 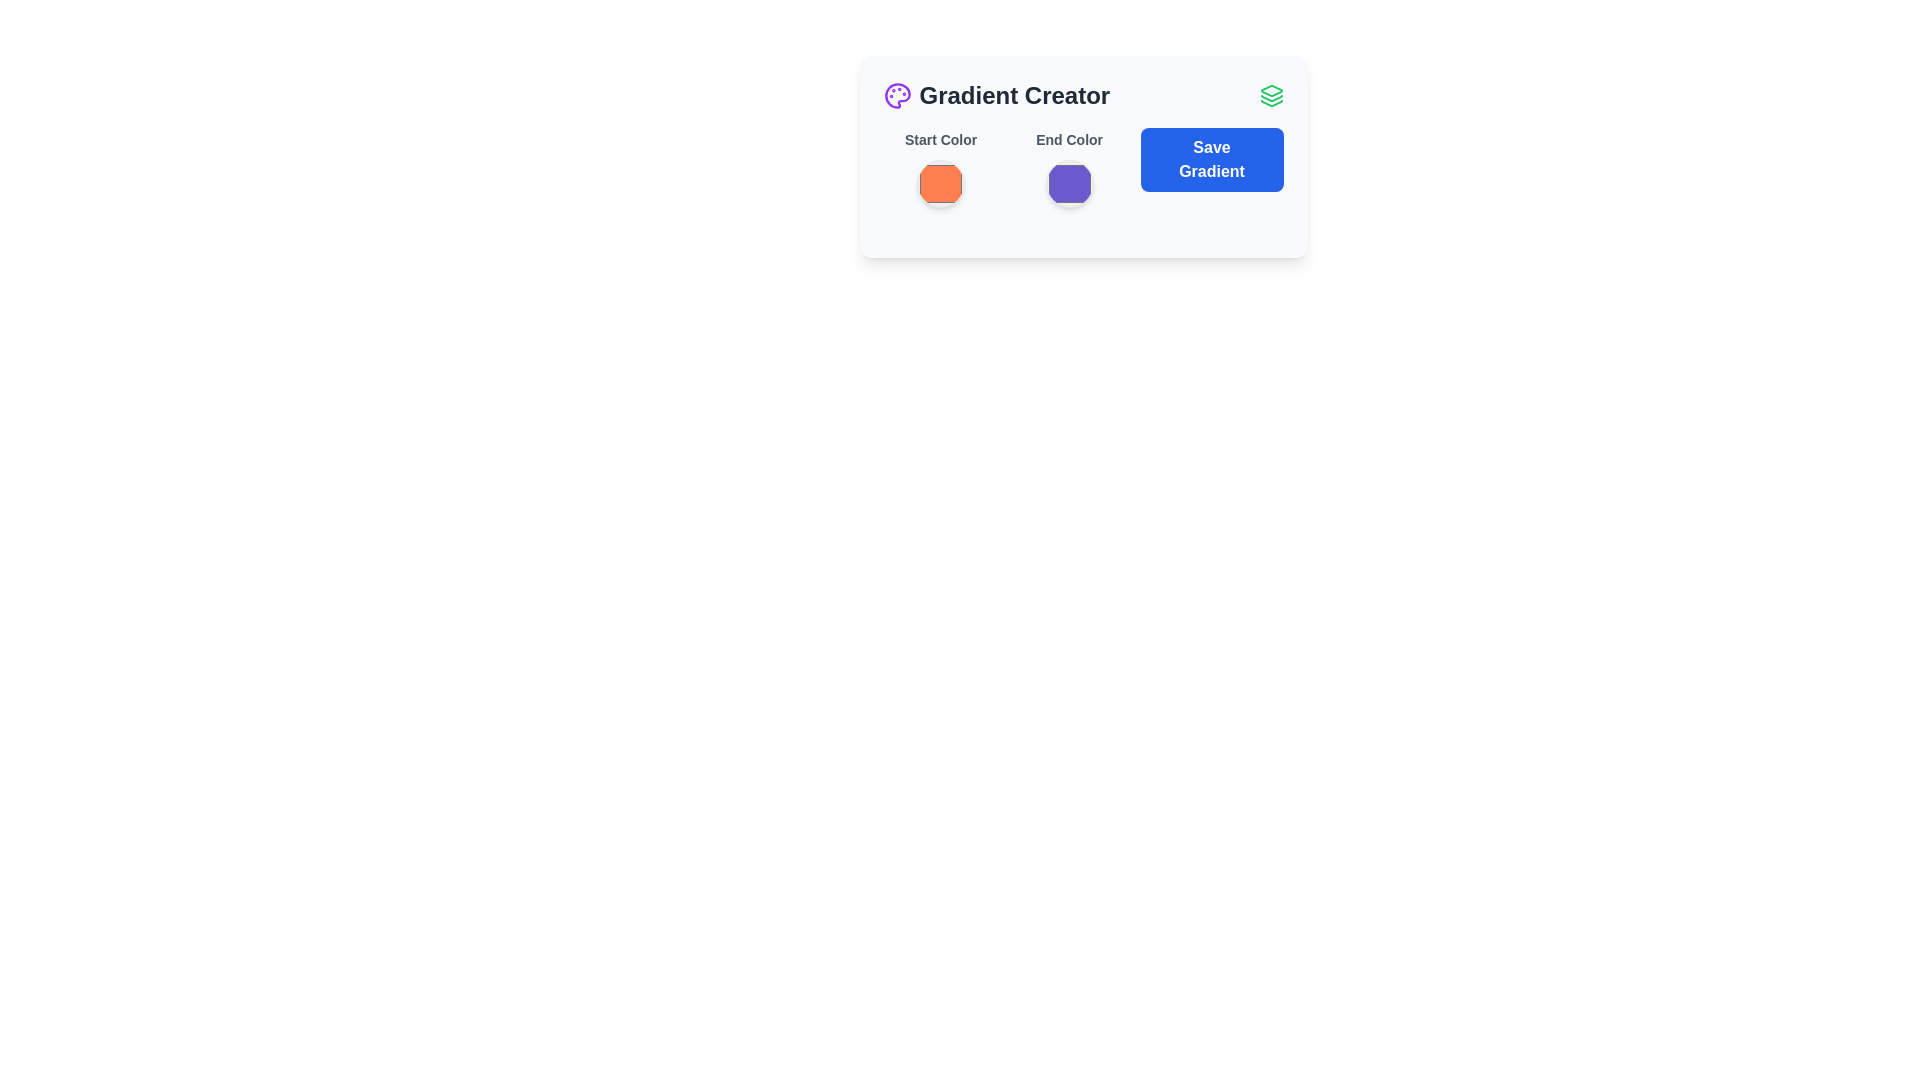 What do you see at coordinates (939, 168) in the screenshot?
I see `the leftmost color picker component in the 'Gradient Creator' panel to pick a new color` at bounding box center [939, 168].